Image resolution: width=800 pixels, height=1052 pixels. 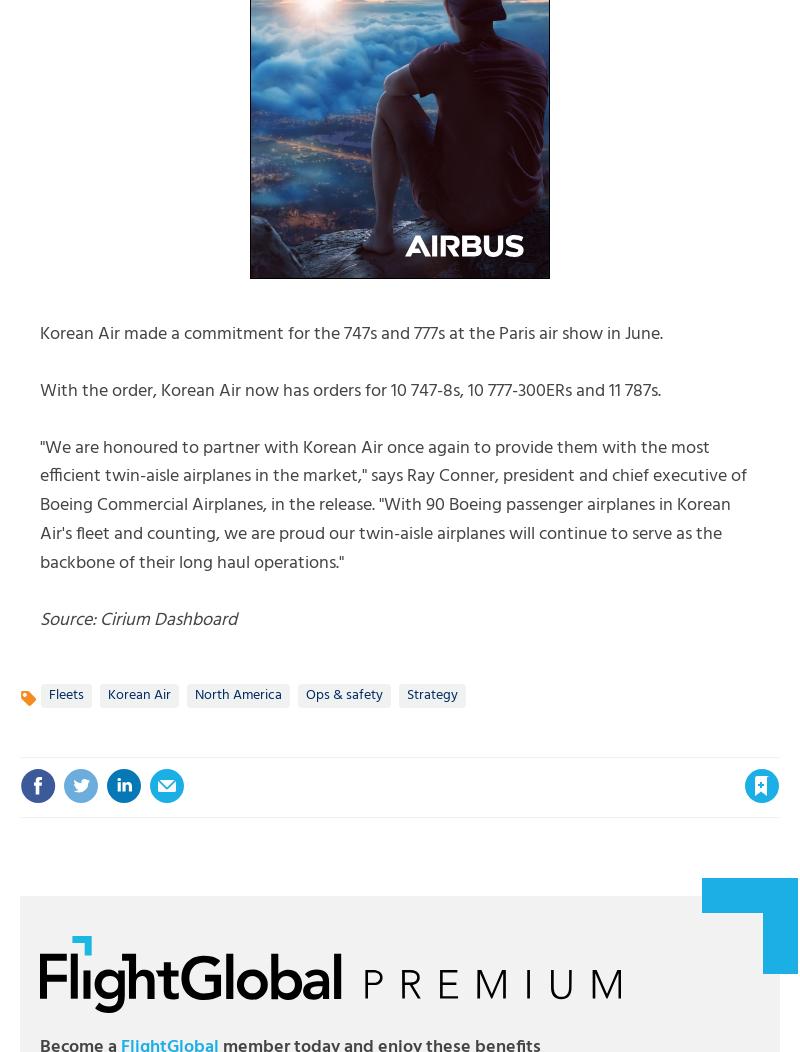 I want to click on 'Korean Air made a commitment for the 747s and 777s at the Paris air show in June.', so click(x=351, y=332).